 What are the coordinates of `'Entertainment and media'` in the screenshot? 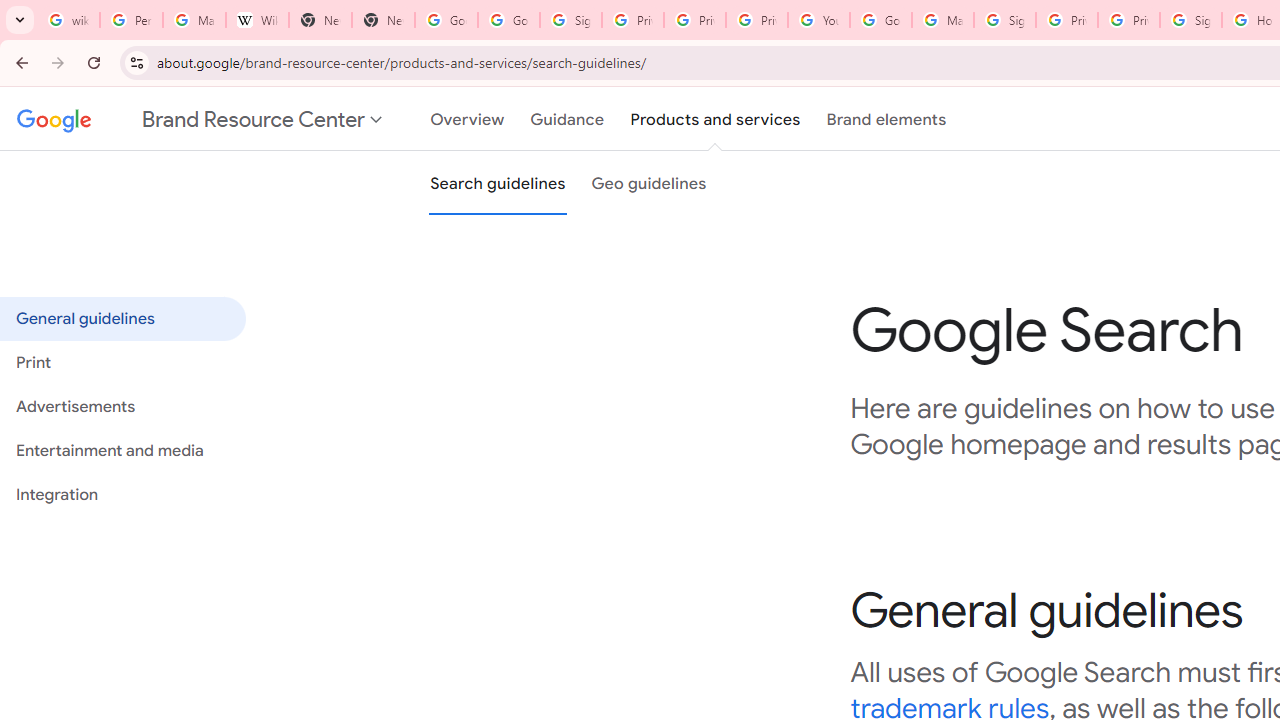 It's located at (121, 451).